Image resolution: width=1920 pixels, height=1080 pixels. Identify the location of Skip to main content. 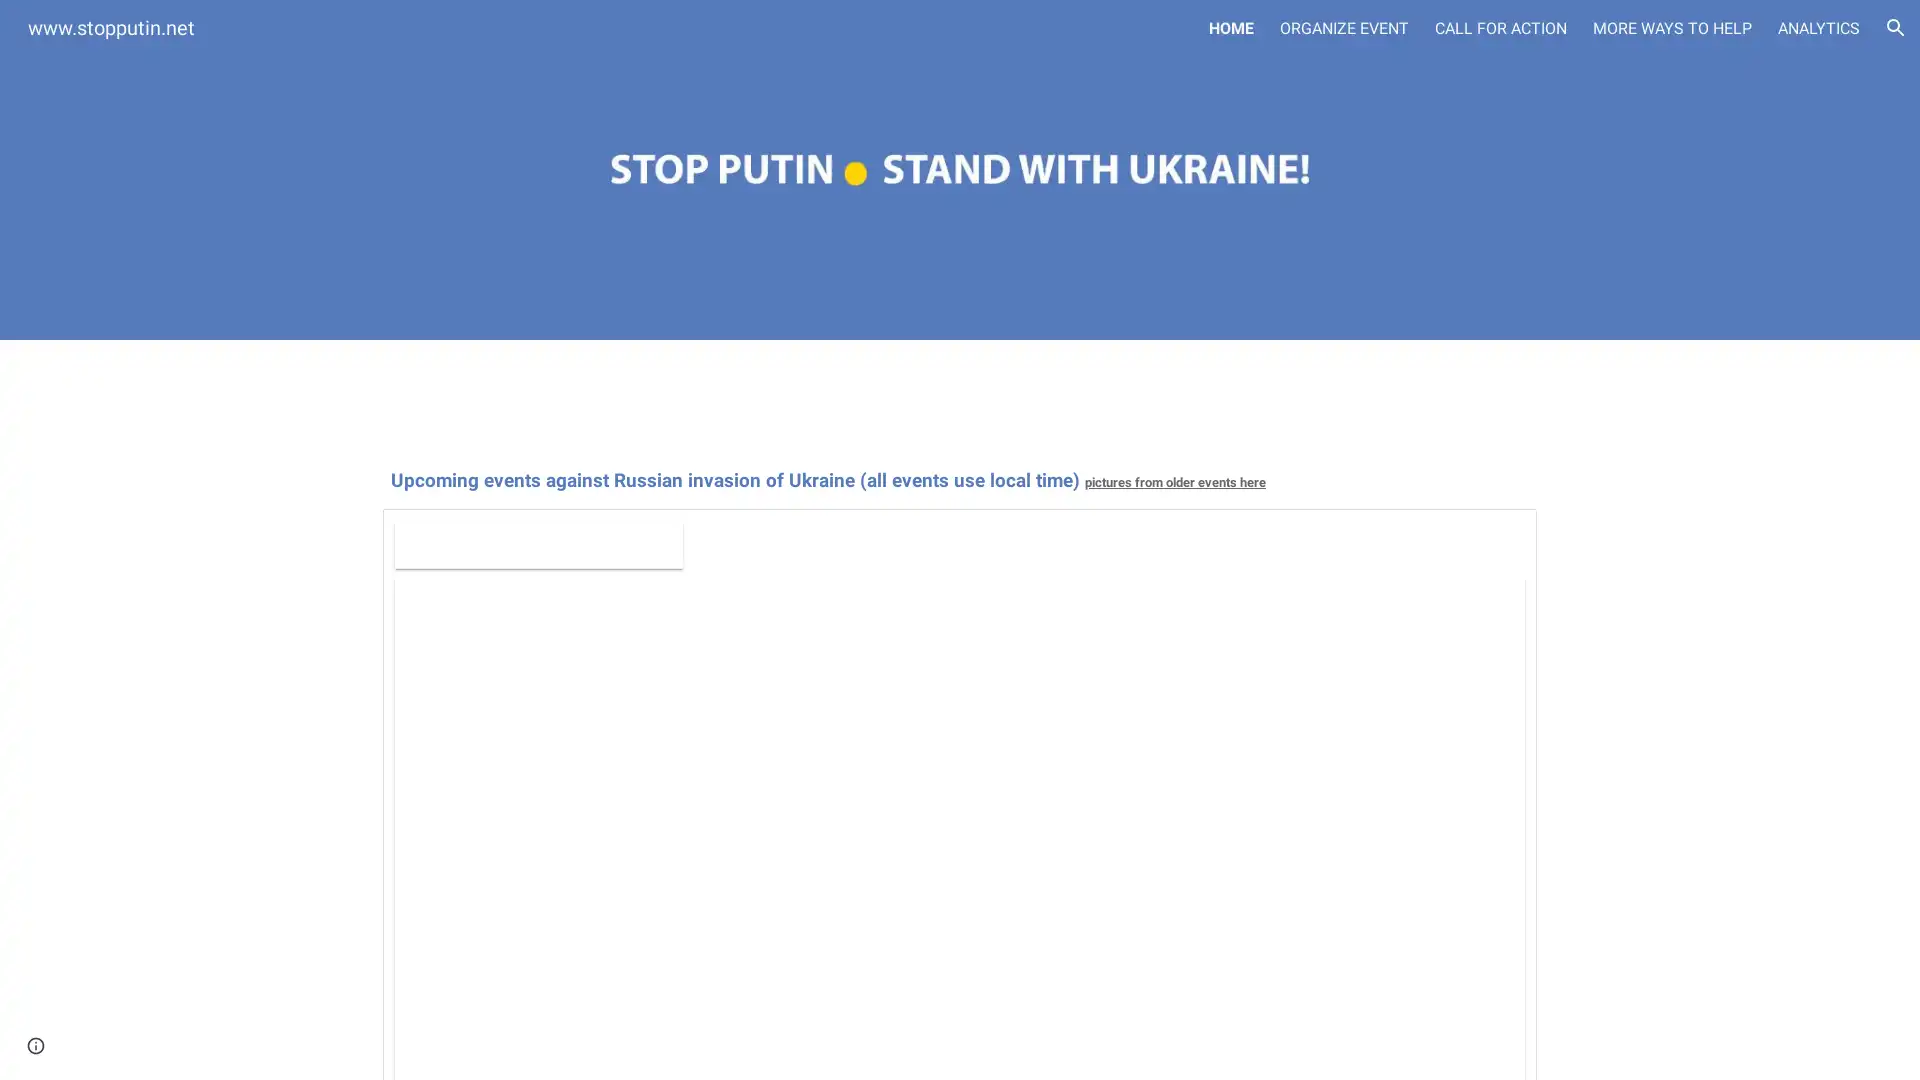
(787, 37).